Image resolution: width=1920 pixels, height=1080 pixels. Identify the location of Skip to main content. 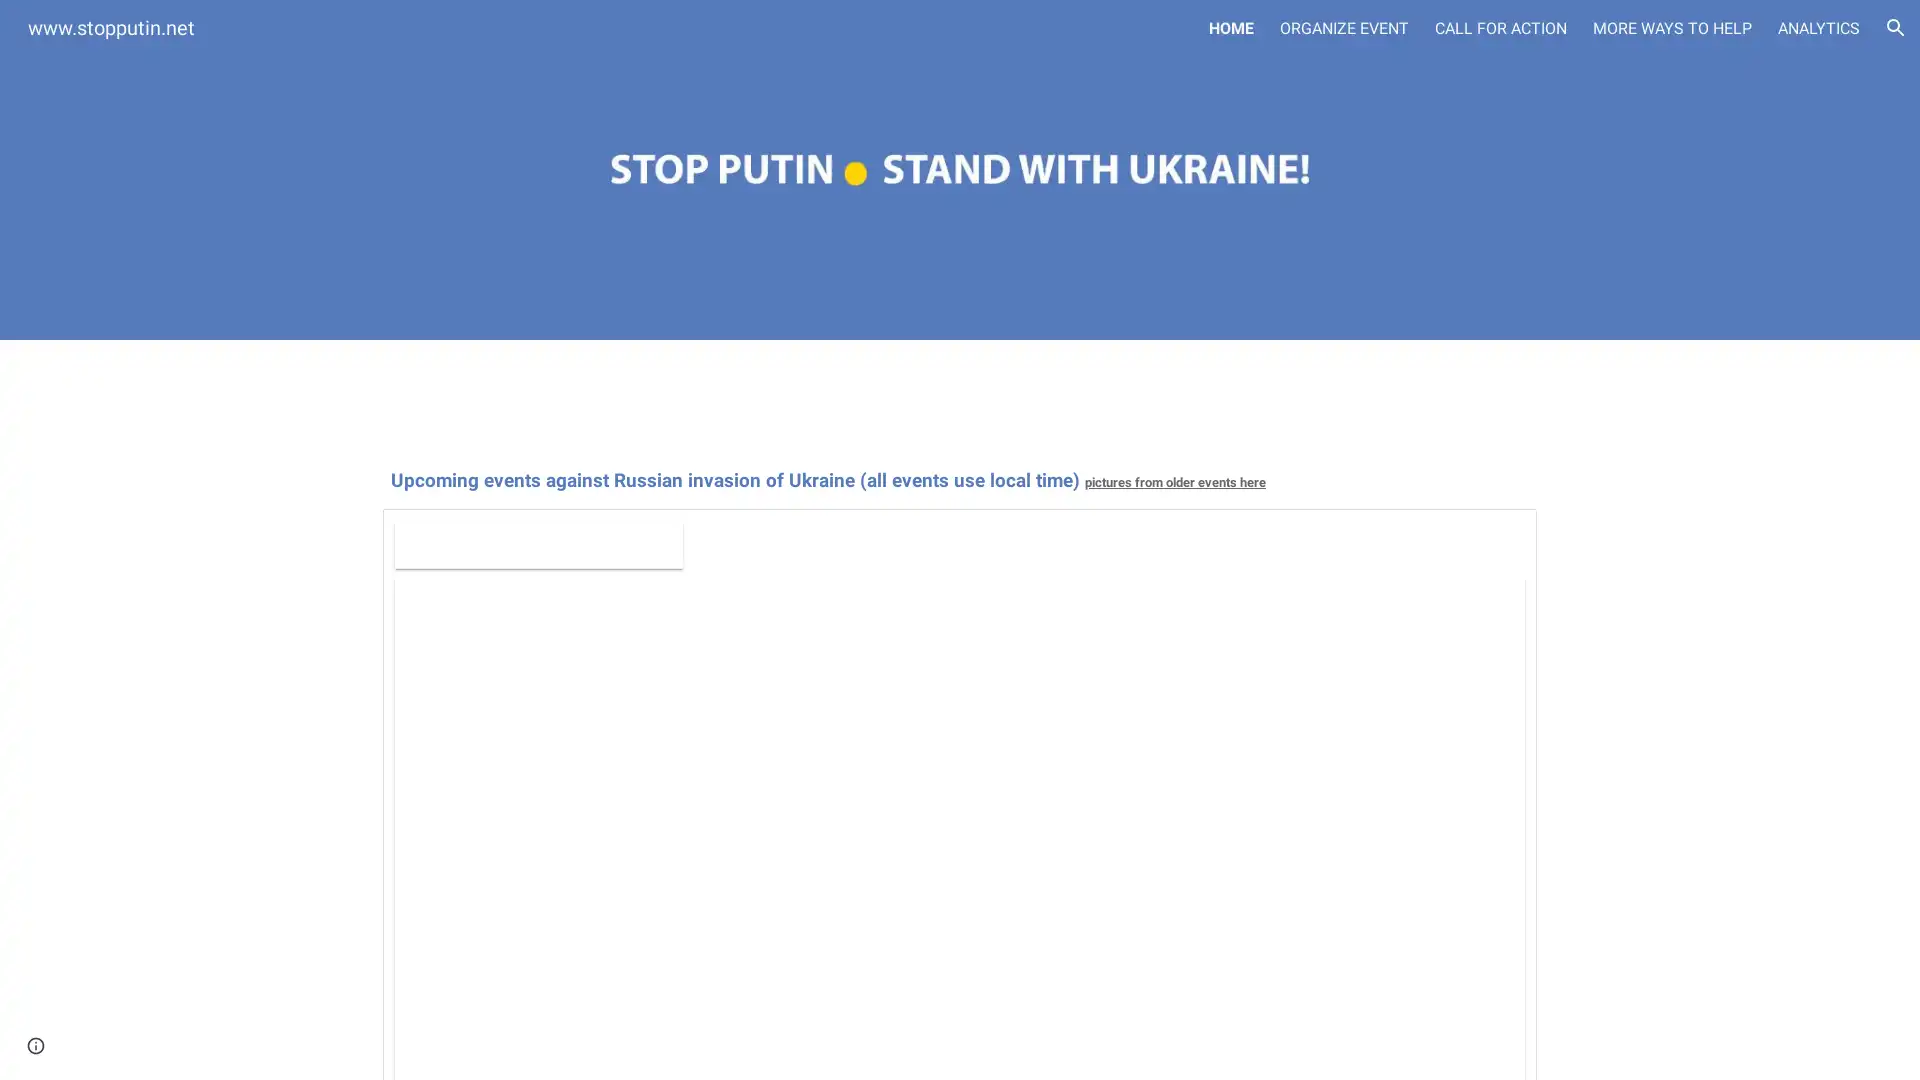
(787, 37).